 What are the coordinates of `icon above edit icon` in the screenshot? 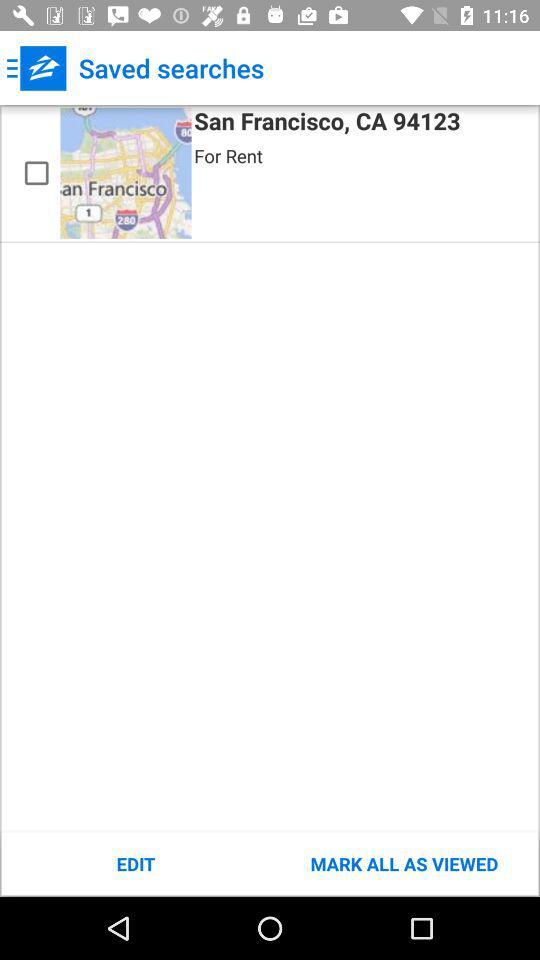 It's located at (125, 172).